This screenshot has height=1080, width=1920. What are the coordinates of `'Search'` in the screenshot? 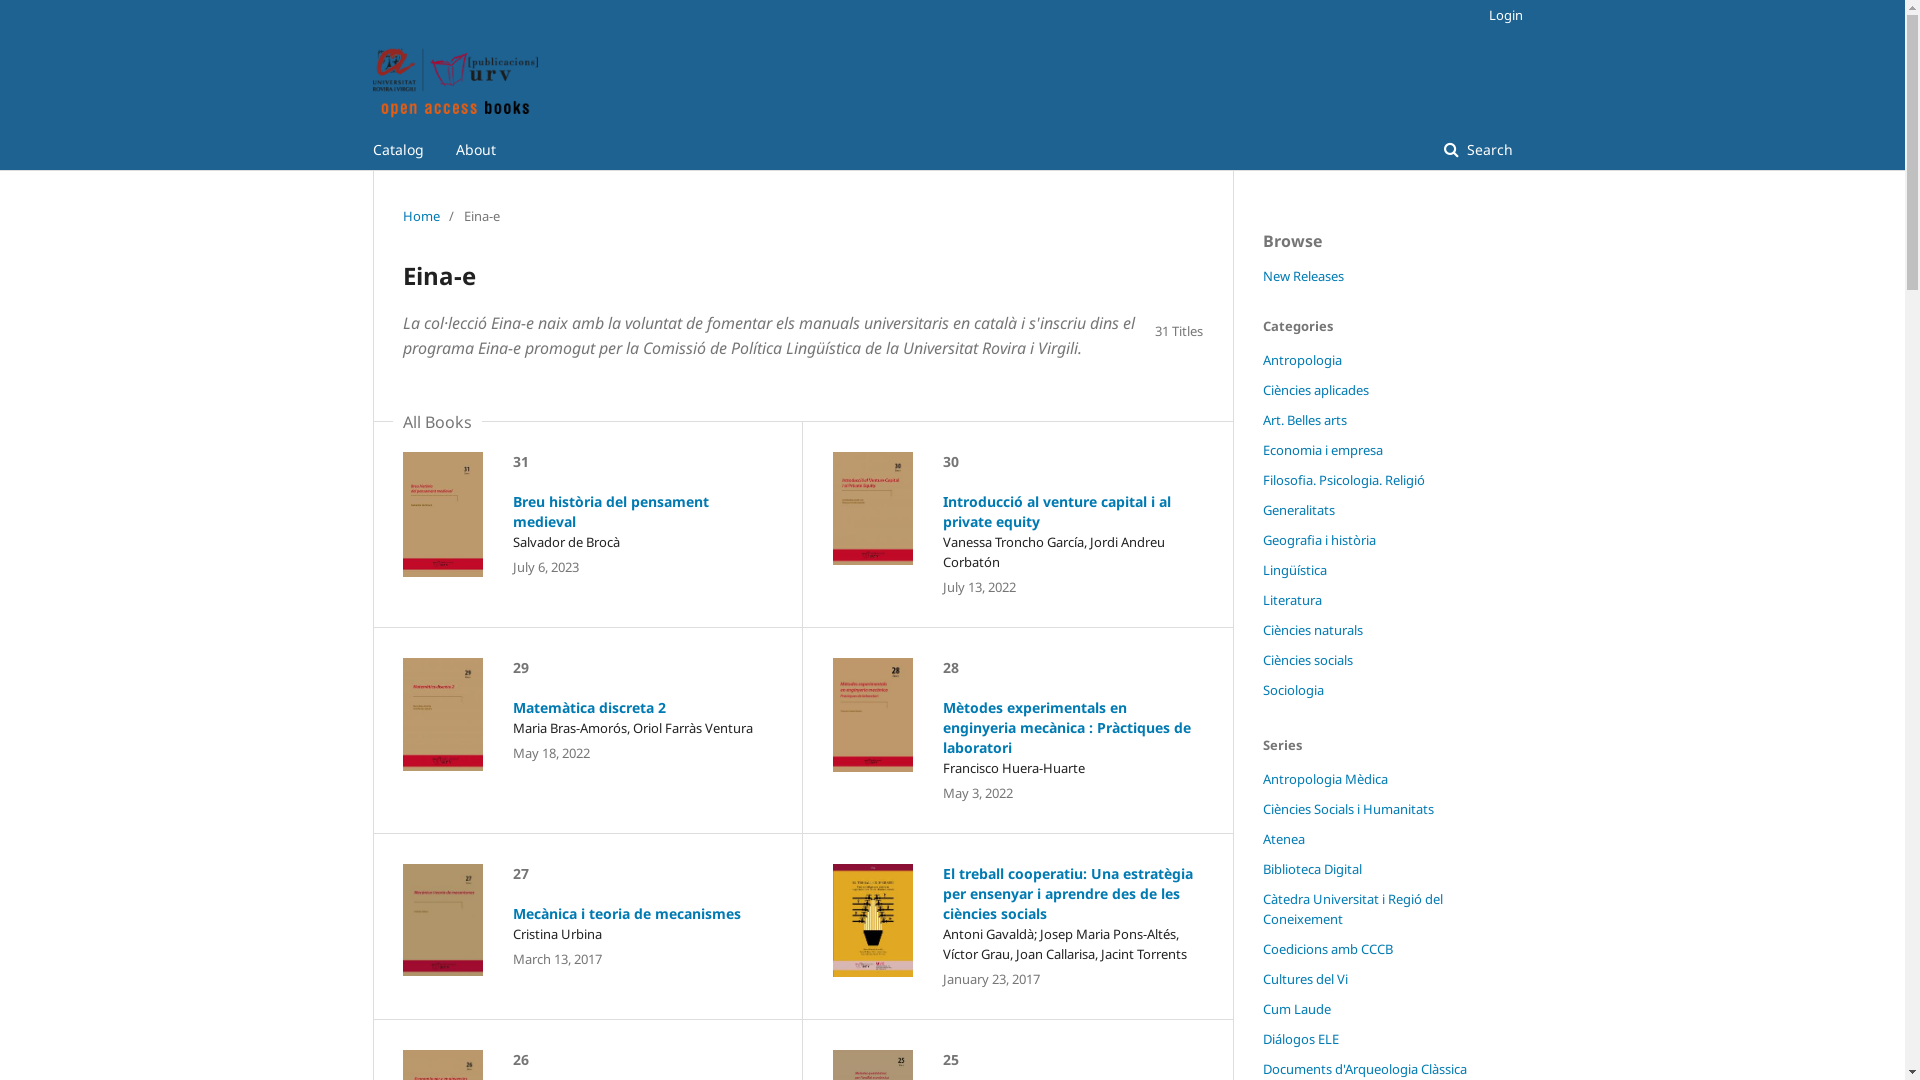 It's located at (1478, 149).